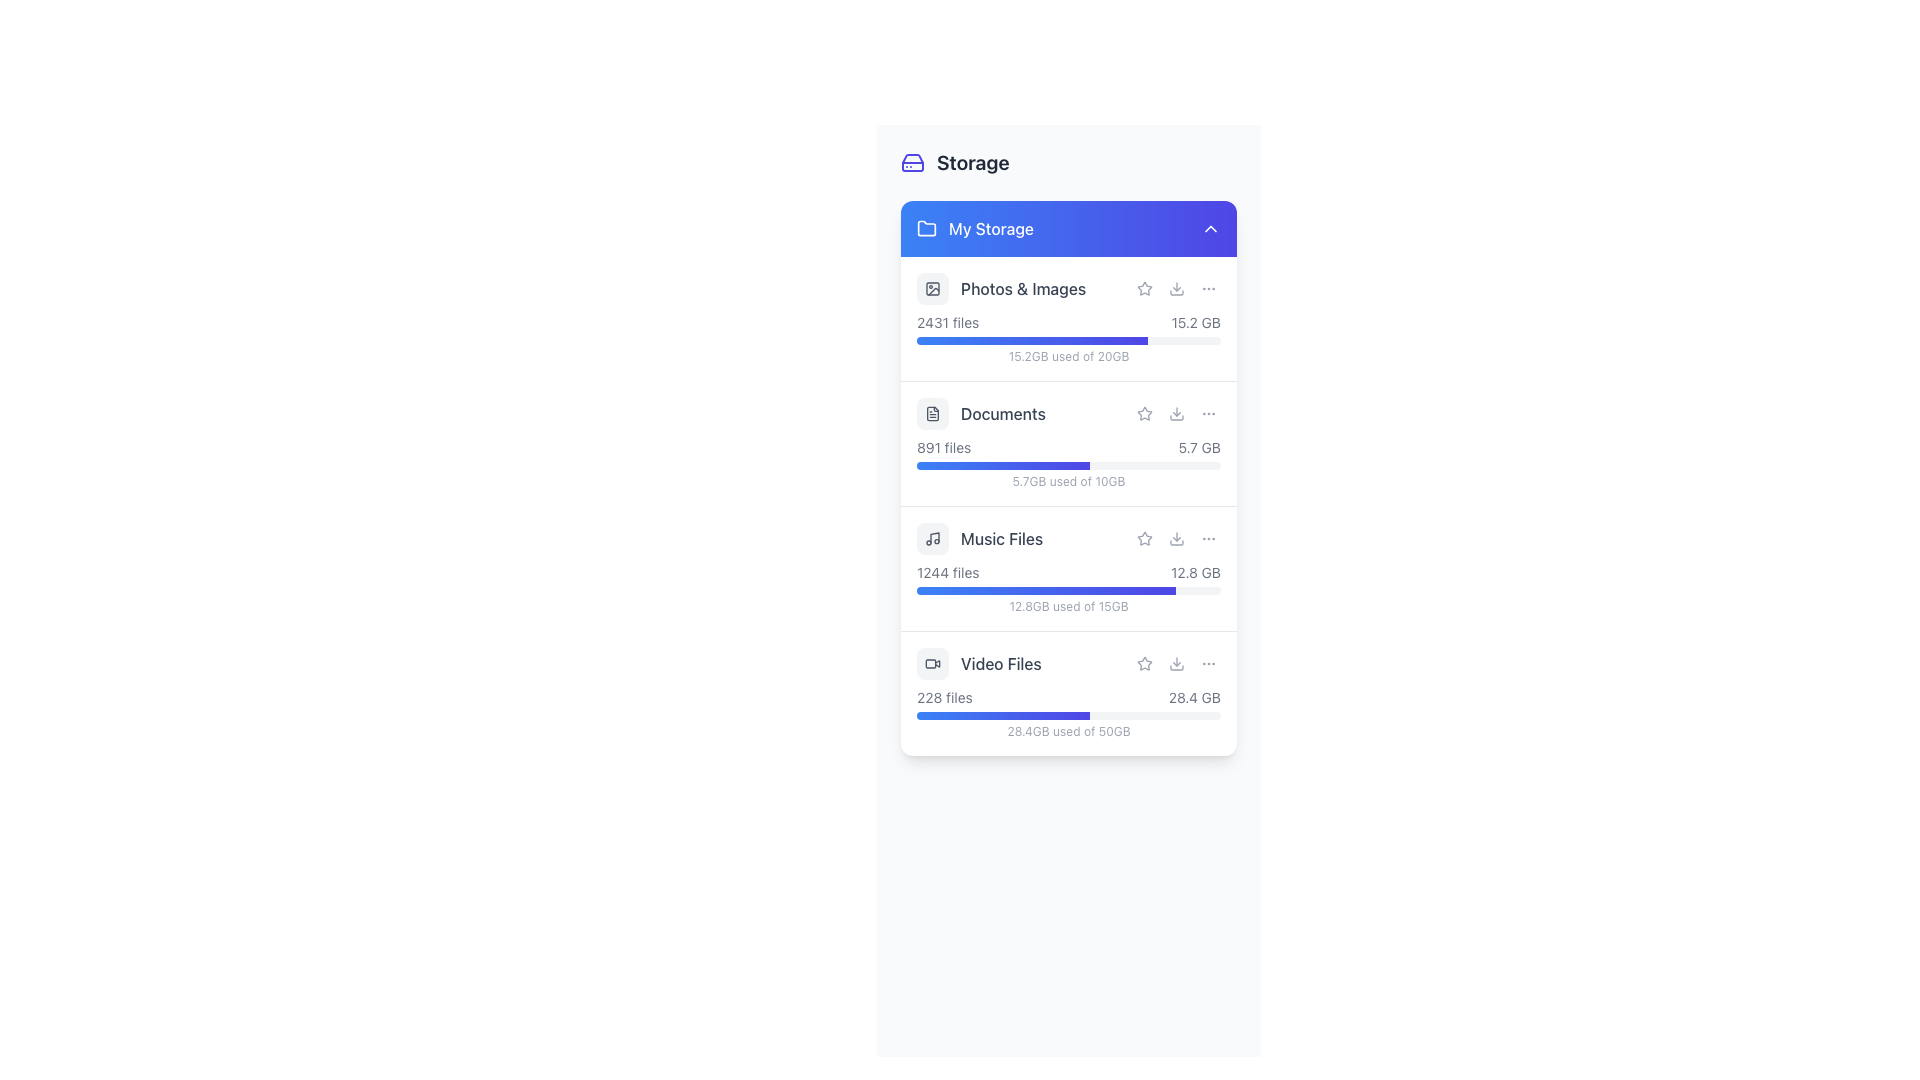 The height and width of the screenshot is (1080, 1920). What do you see at coordinates (1208, 663) in the screenshot?
I see `the third button in the horizontal row of interactive elements in the 'Video Files' section` at bounding box center [1208, 663].